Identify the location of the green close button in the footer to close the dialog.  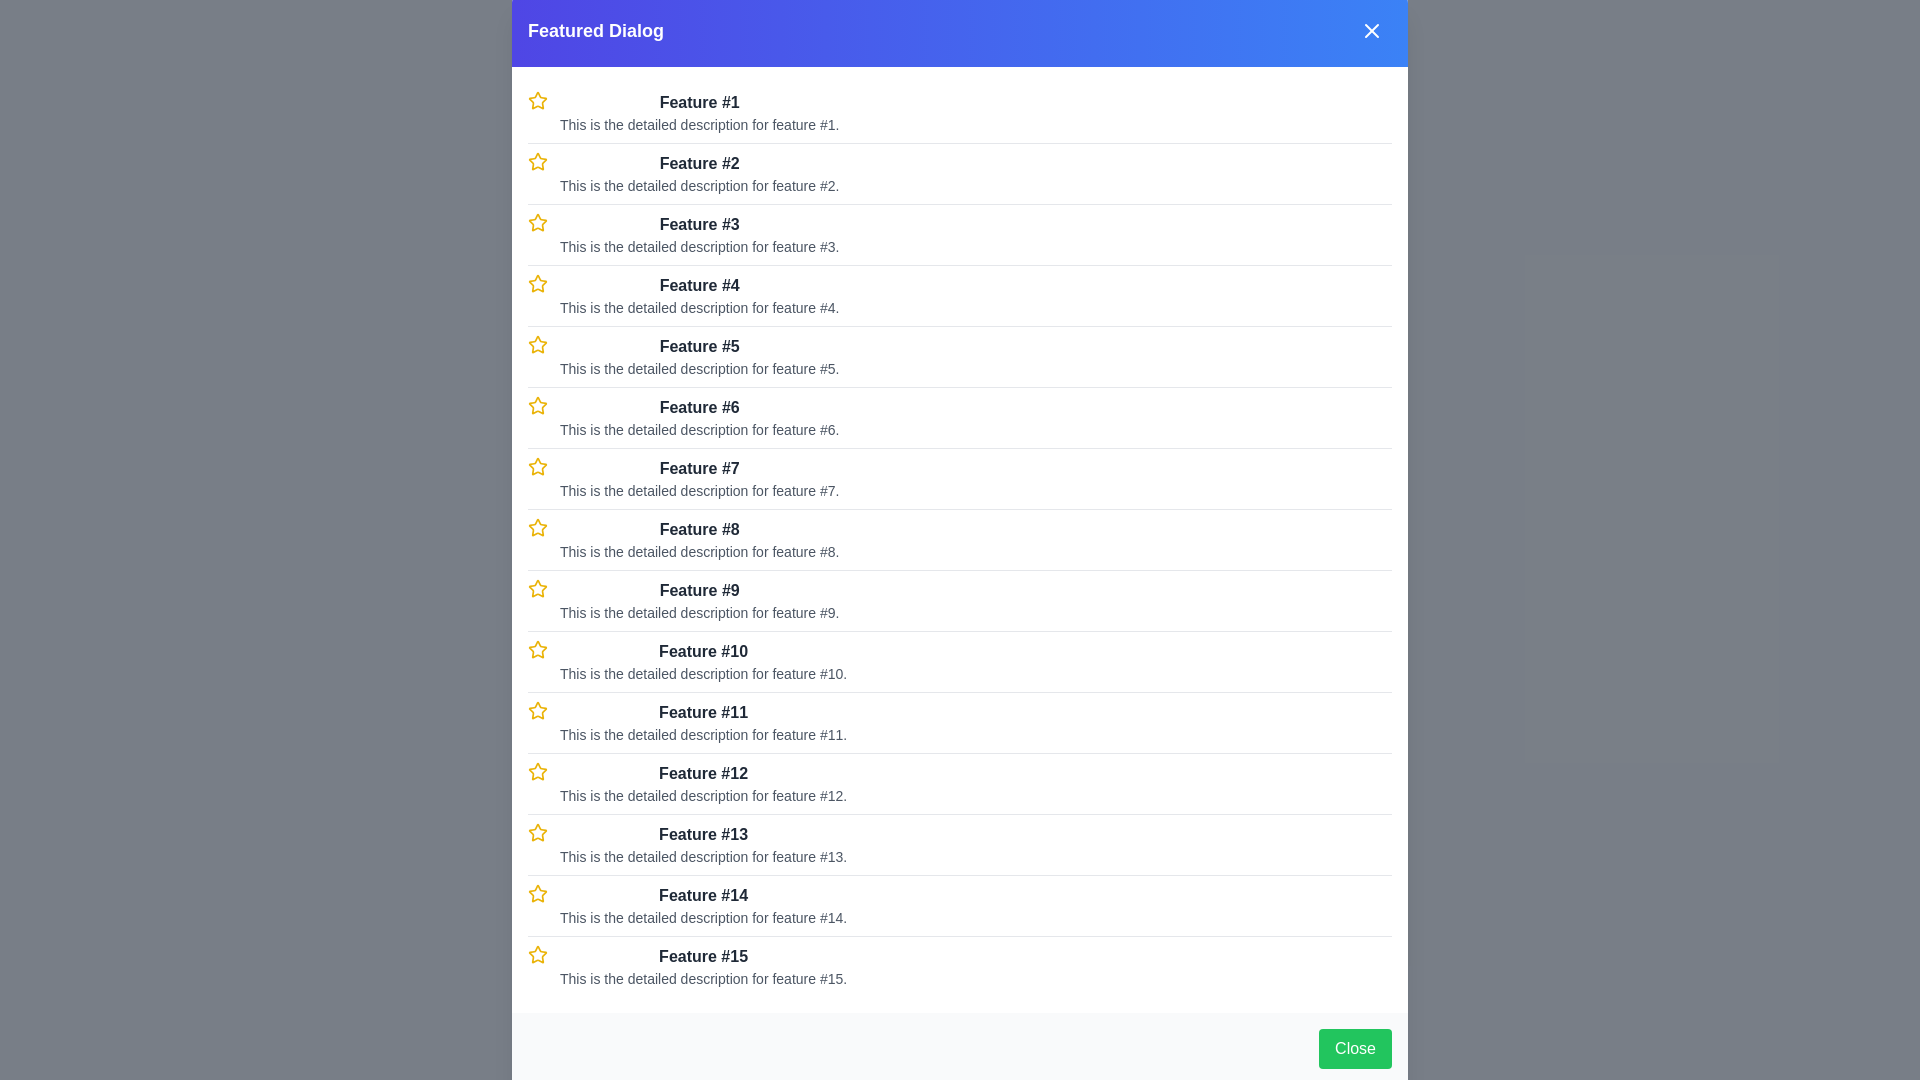
(1354, 1048).